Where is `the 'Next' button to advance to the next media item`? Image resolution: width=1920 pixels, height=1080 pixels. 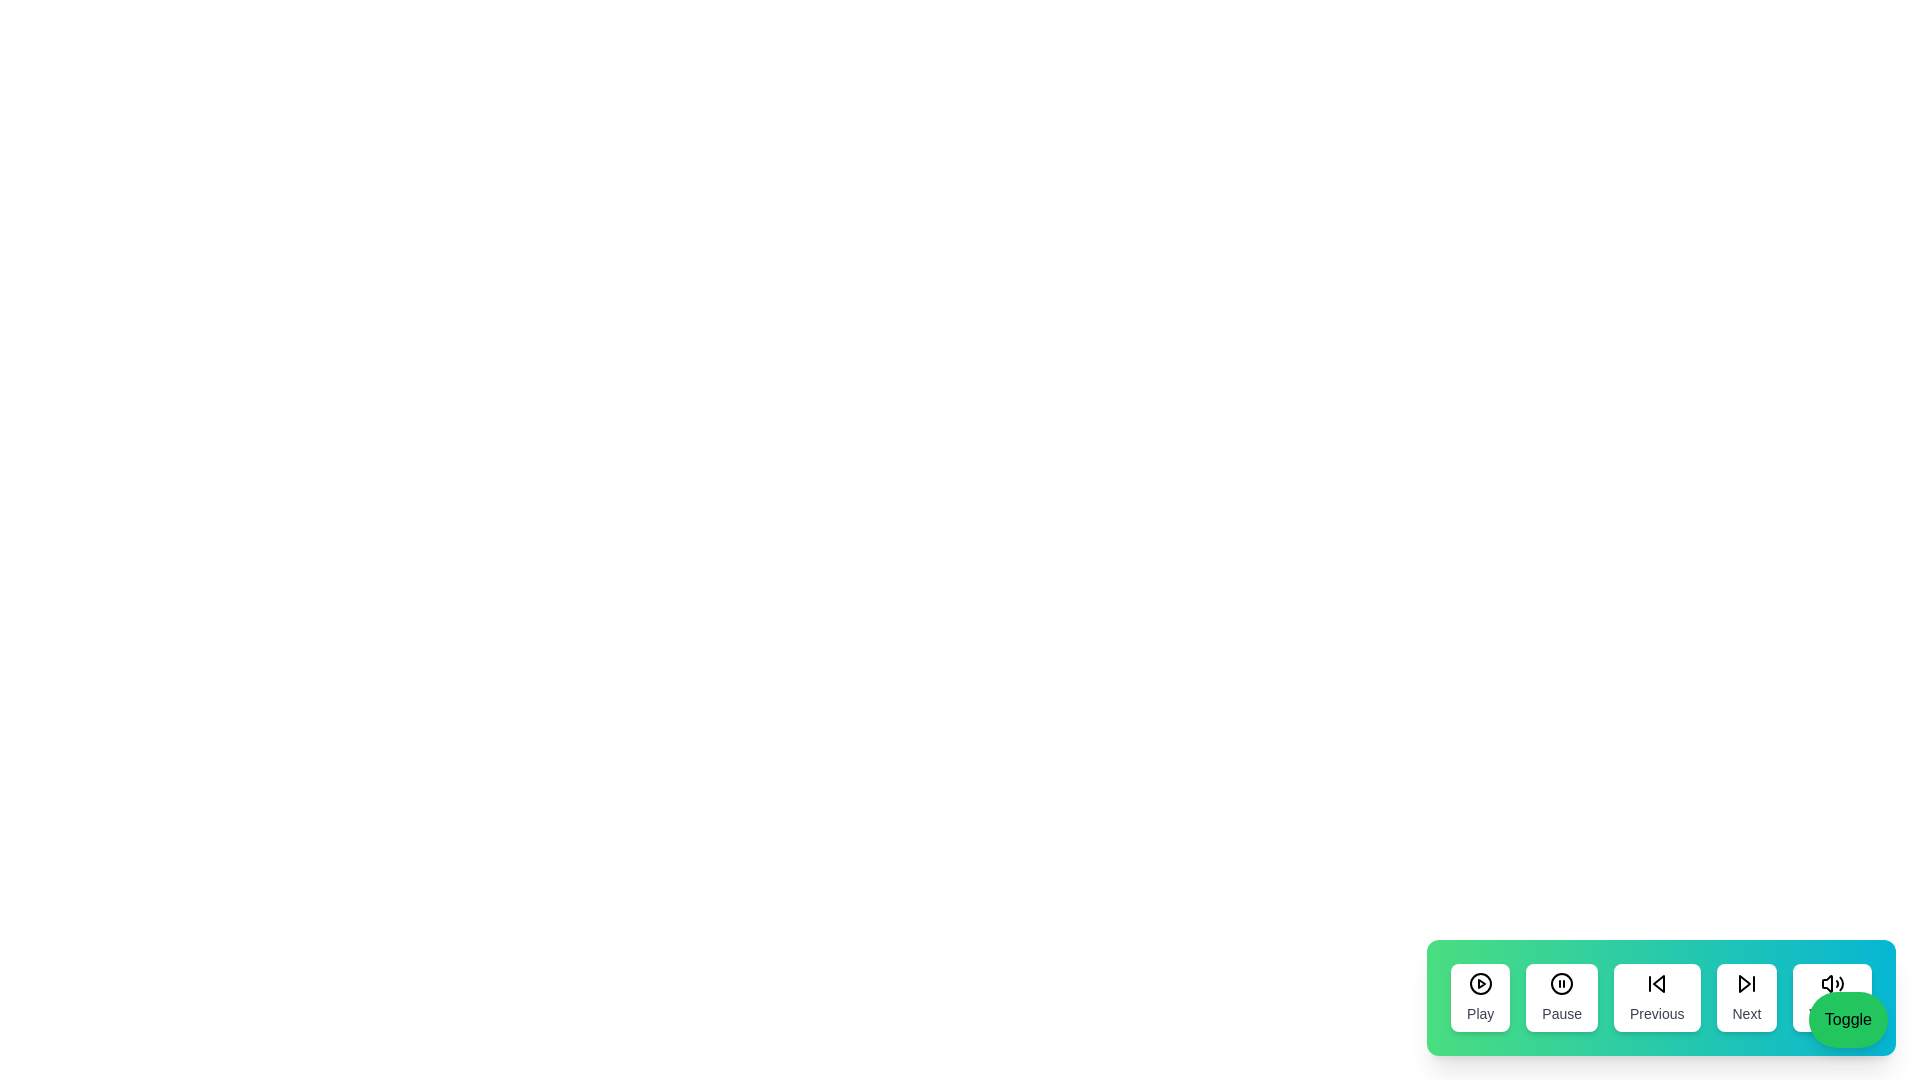
the 'Next' button to advance to the next media item is located at coordinates (1745, 998).